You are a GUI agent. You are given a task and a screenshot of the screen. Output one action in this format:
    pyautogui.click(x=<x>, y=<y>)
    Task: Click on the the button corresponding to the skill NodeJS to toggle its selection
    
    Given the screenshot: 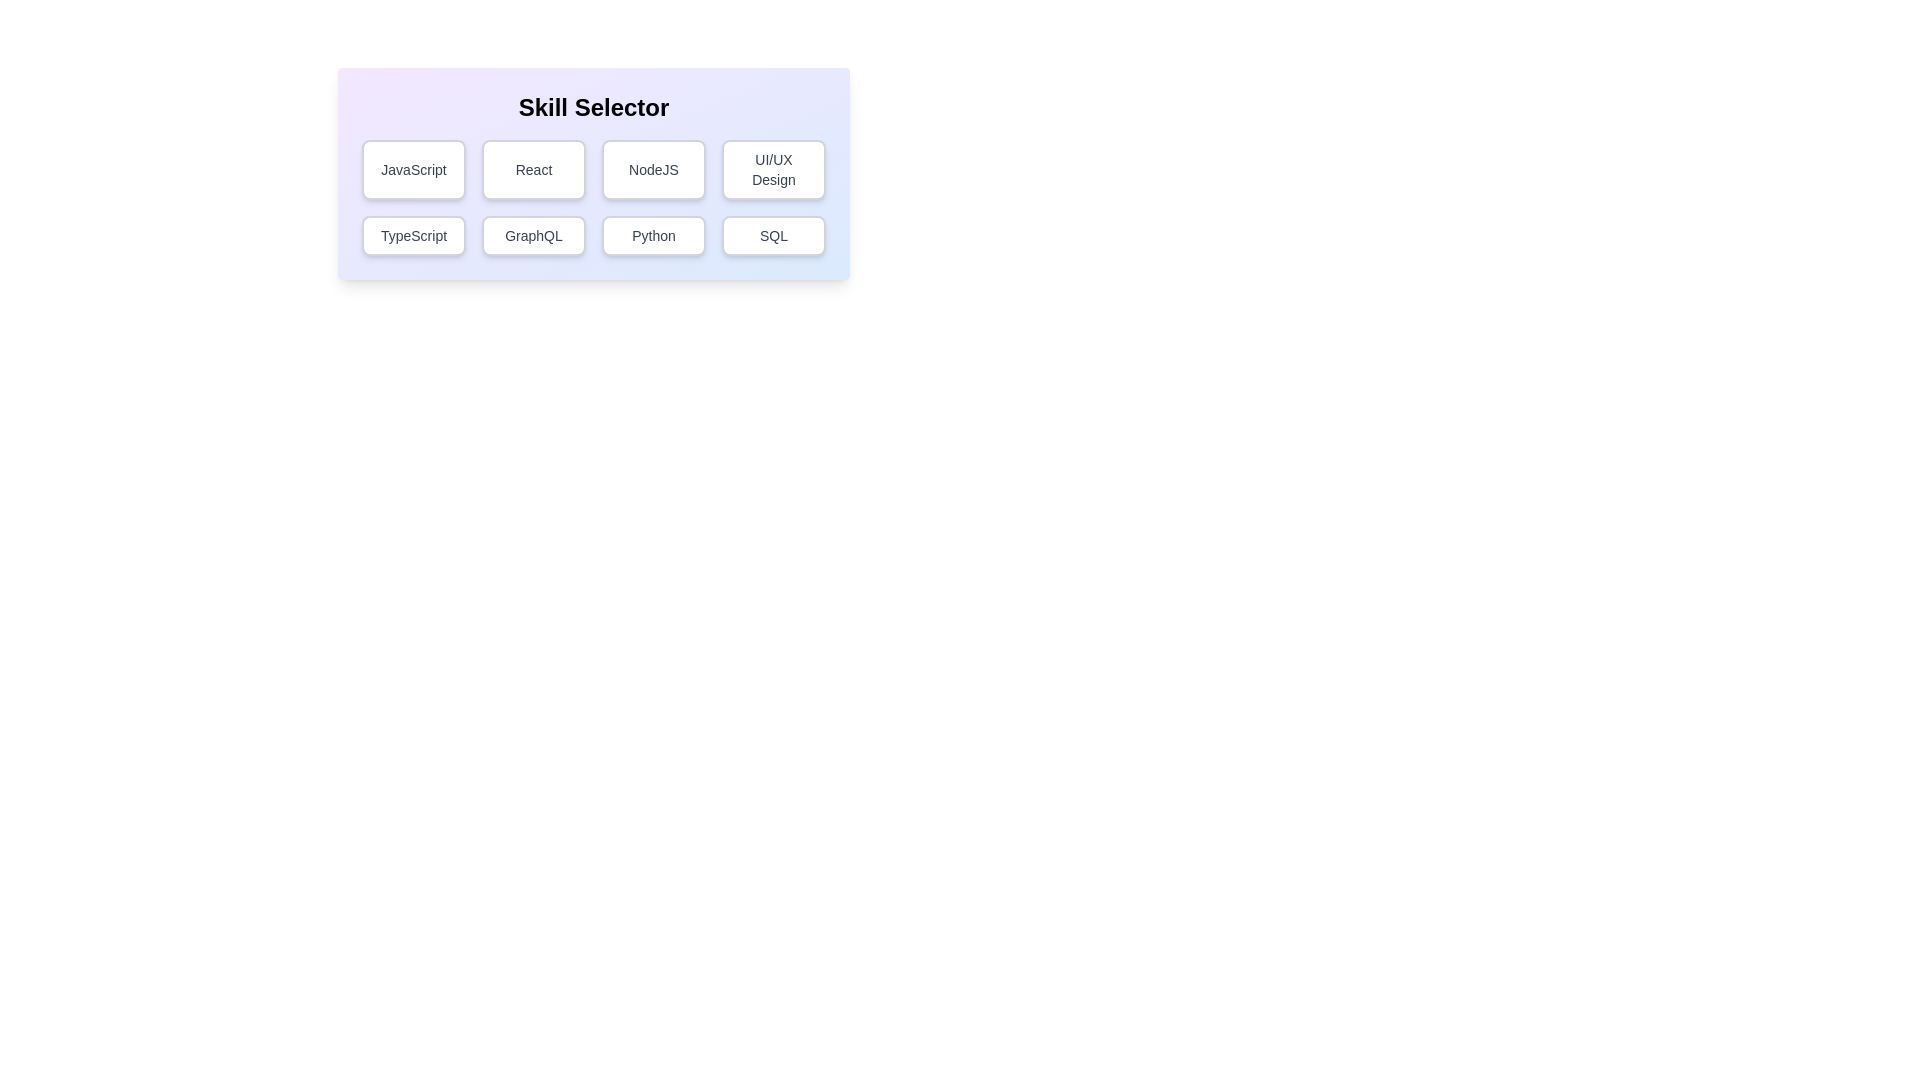 What is the action you would take?
    pyautogui.click(x=653, y=168)
    